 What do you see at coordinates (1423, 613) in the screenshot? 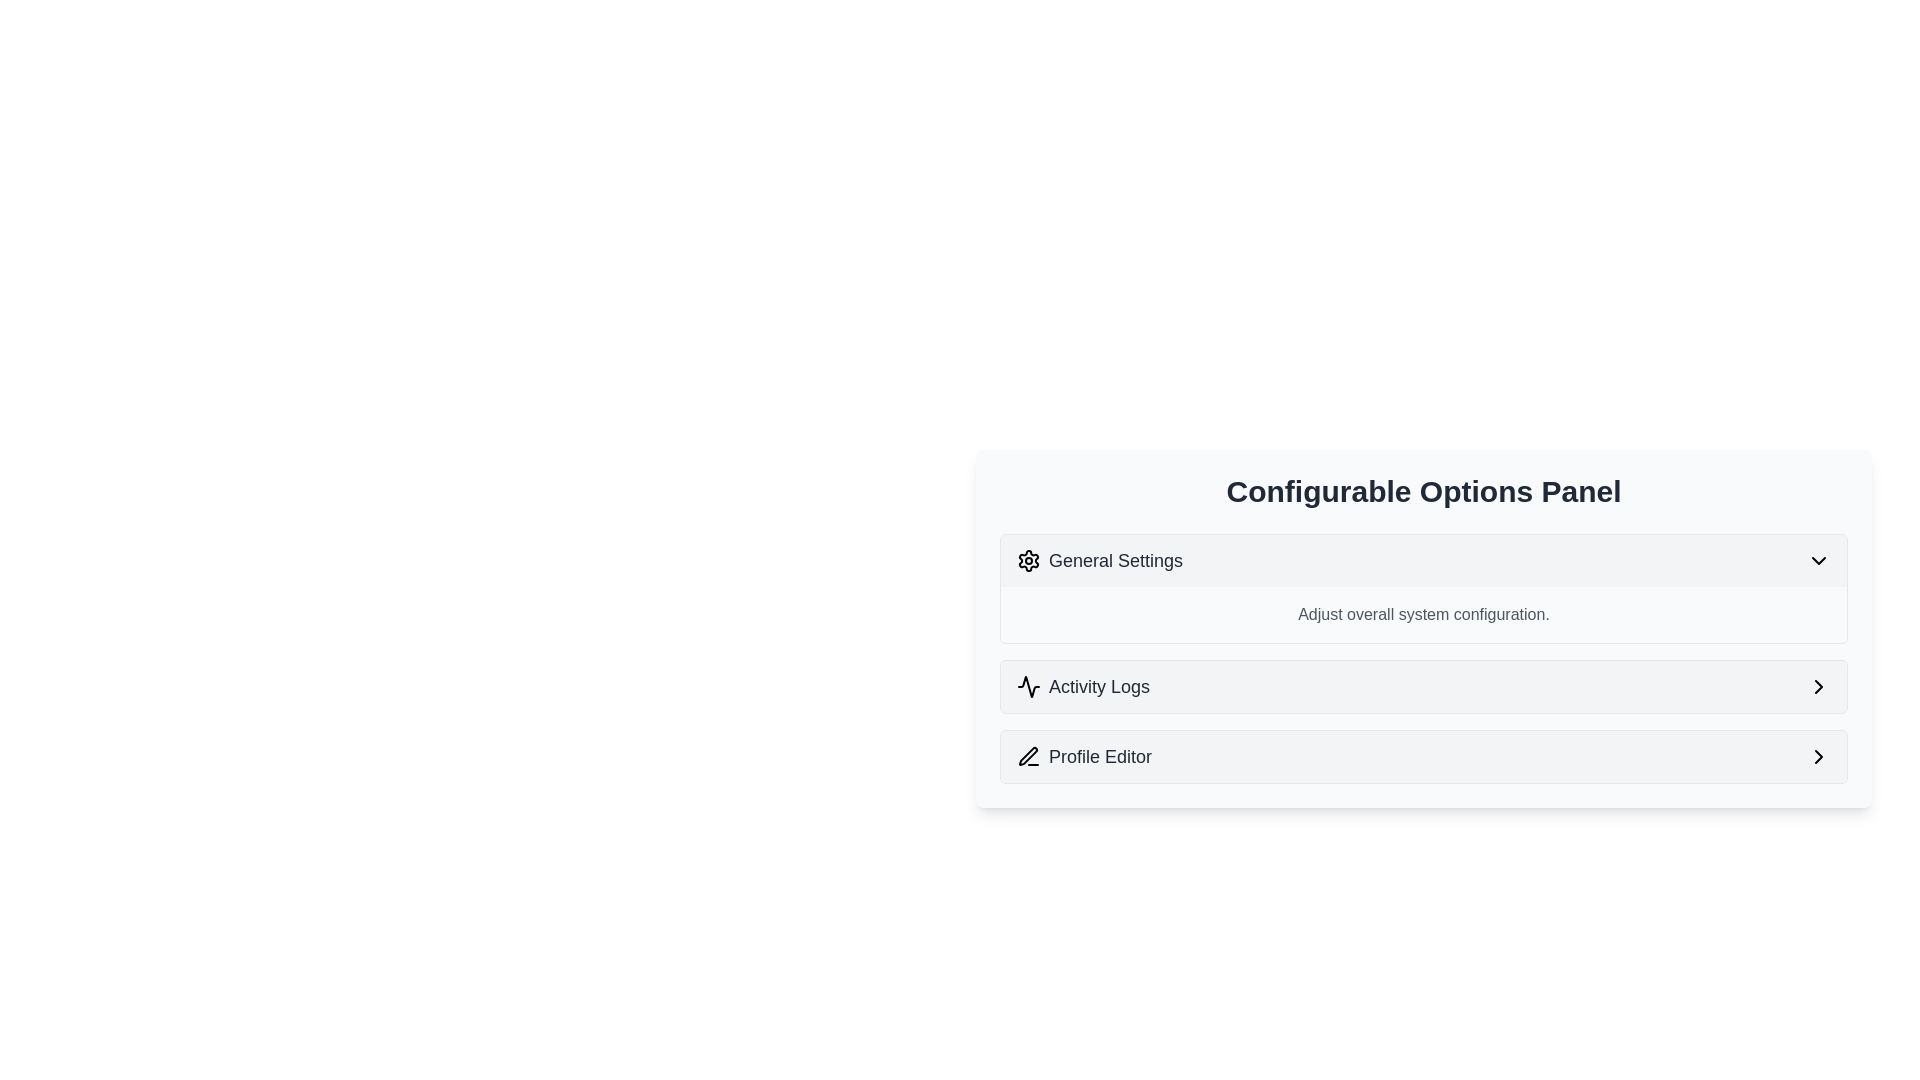
I see `the textual label describing the settings section located below the 'General Settings' header and above the 'Activity Logs' entry` at bounding box center [1423, 613].